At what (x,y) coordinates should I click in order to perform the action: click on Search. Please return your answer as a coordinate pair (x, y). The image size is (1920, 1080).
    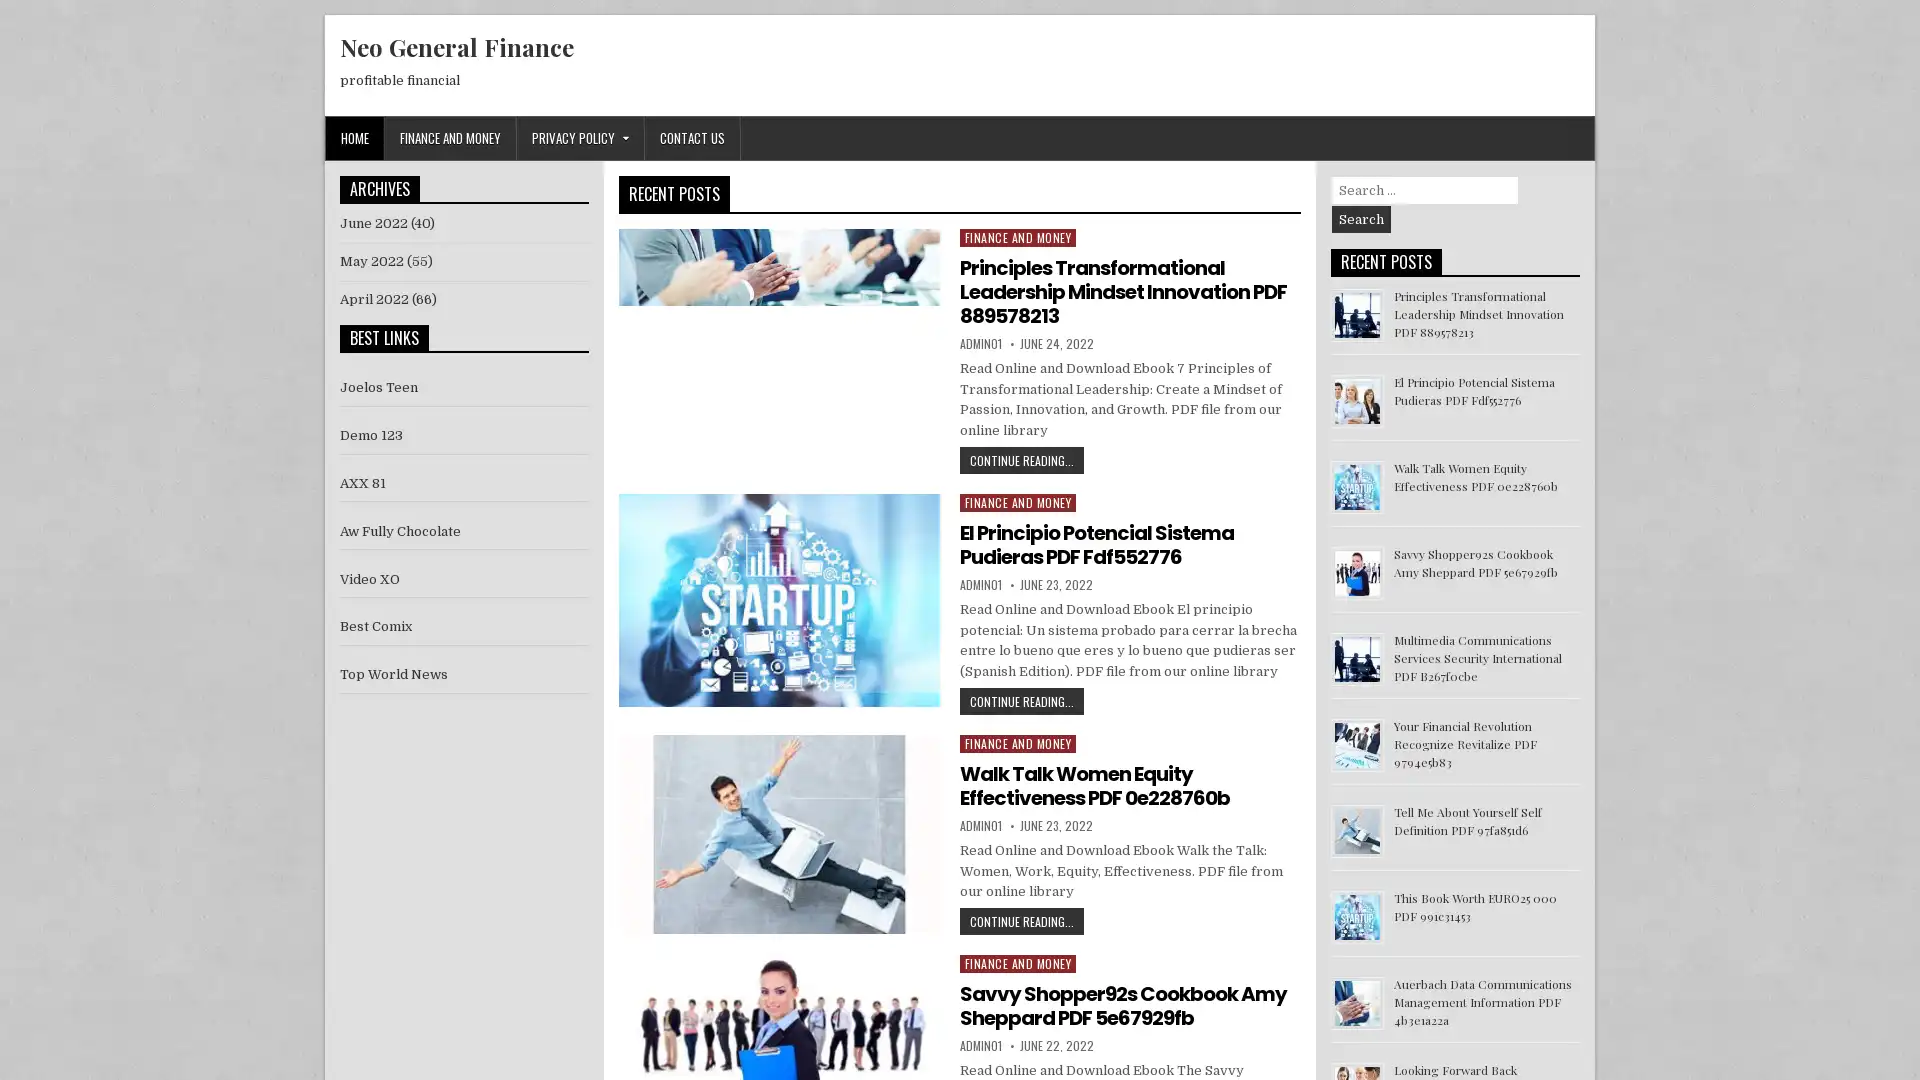
    Looking at the image, I should click on (1360, 219).